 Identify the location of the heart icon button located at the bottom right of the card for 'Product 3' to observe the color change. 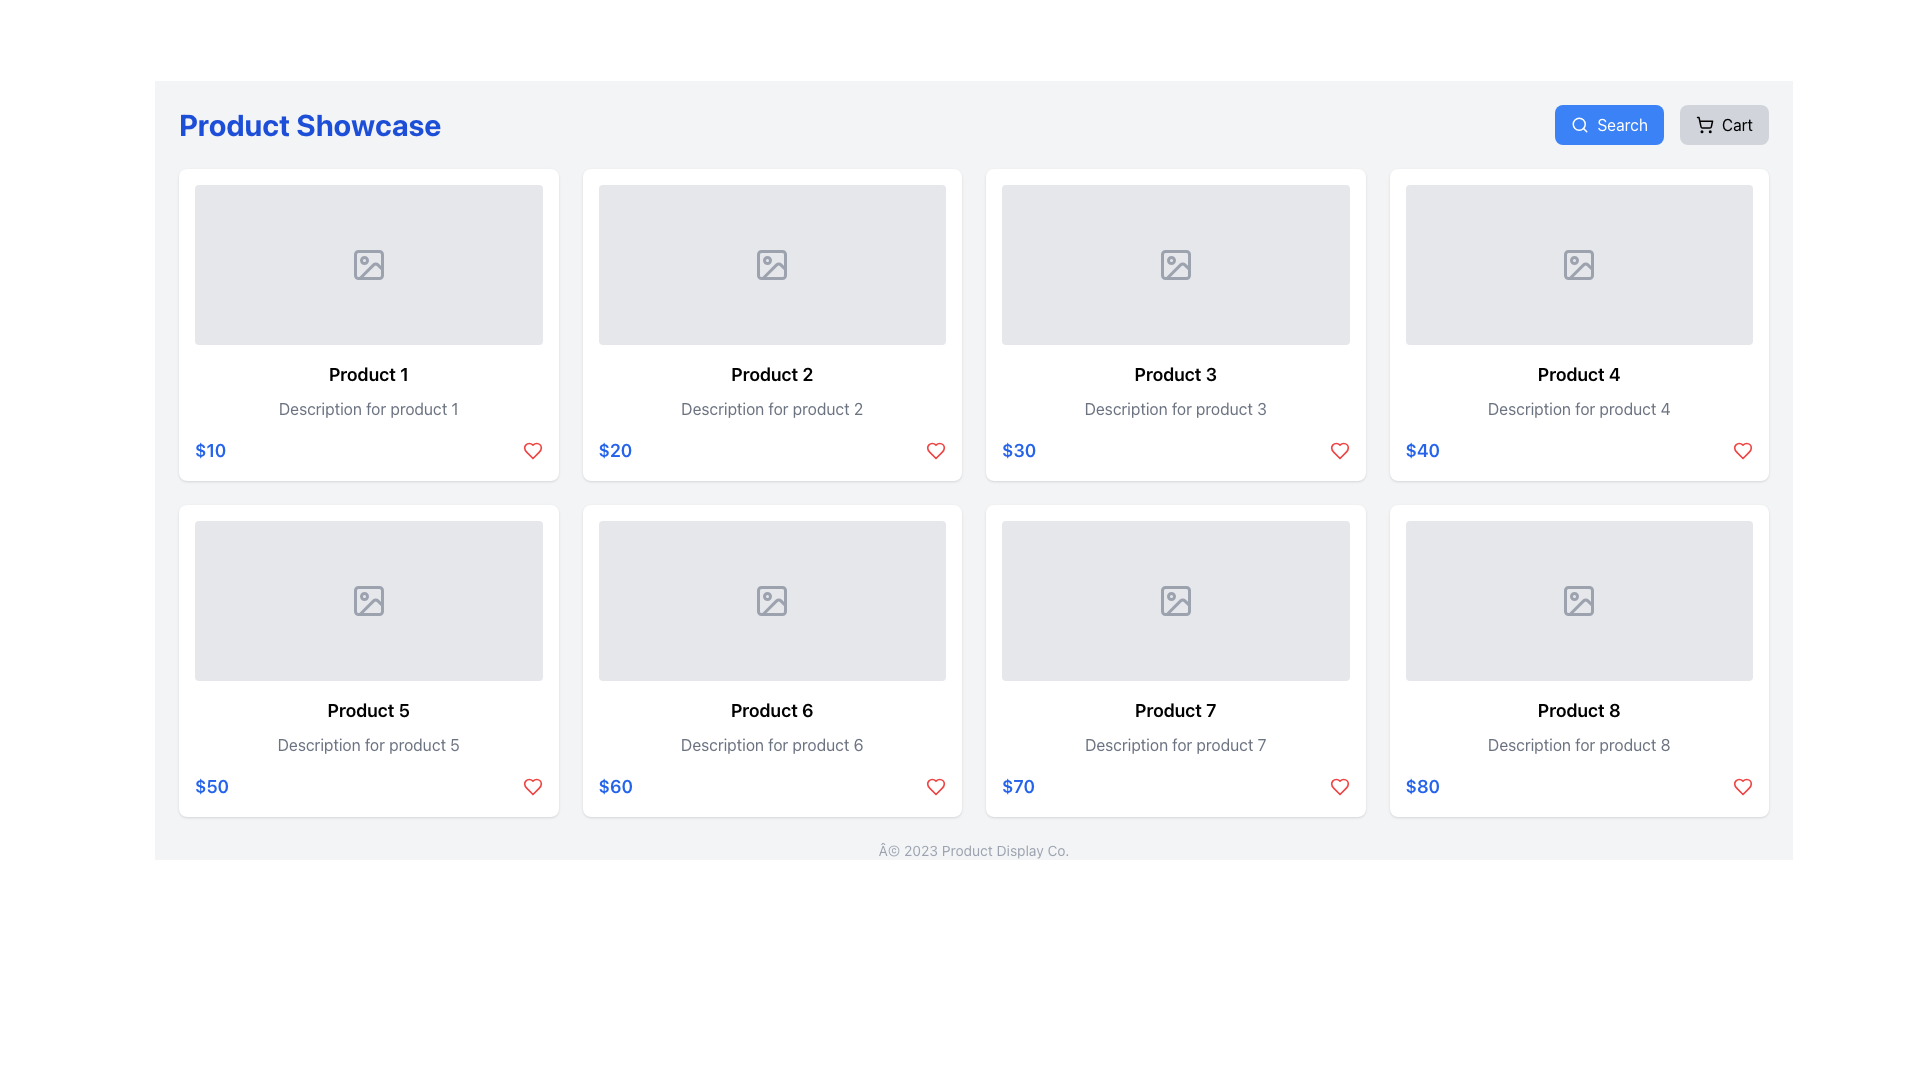
(1339, 451).